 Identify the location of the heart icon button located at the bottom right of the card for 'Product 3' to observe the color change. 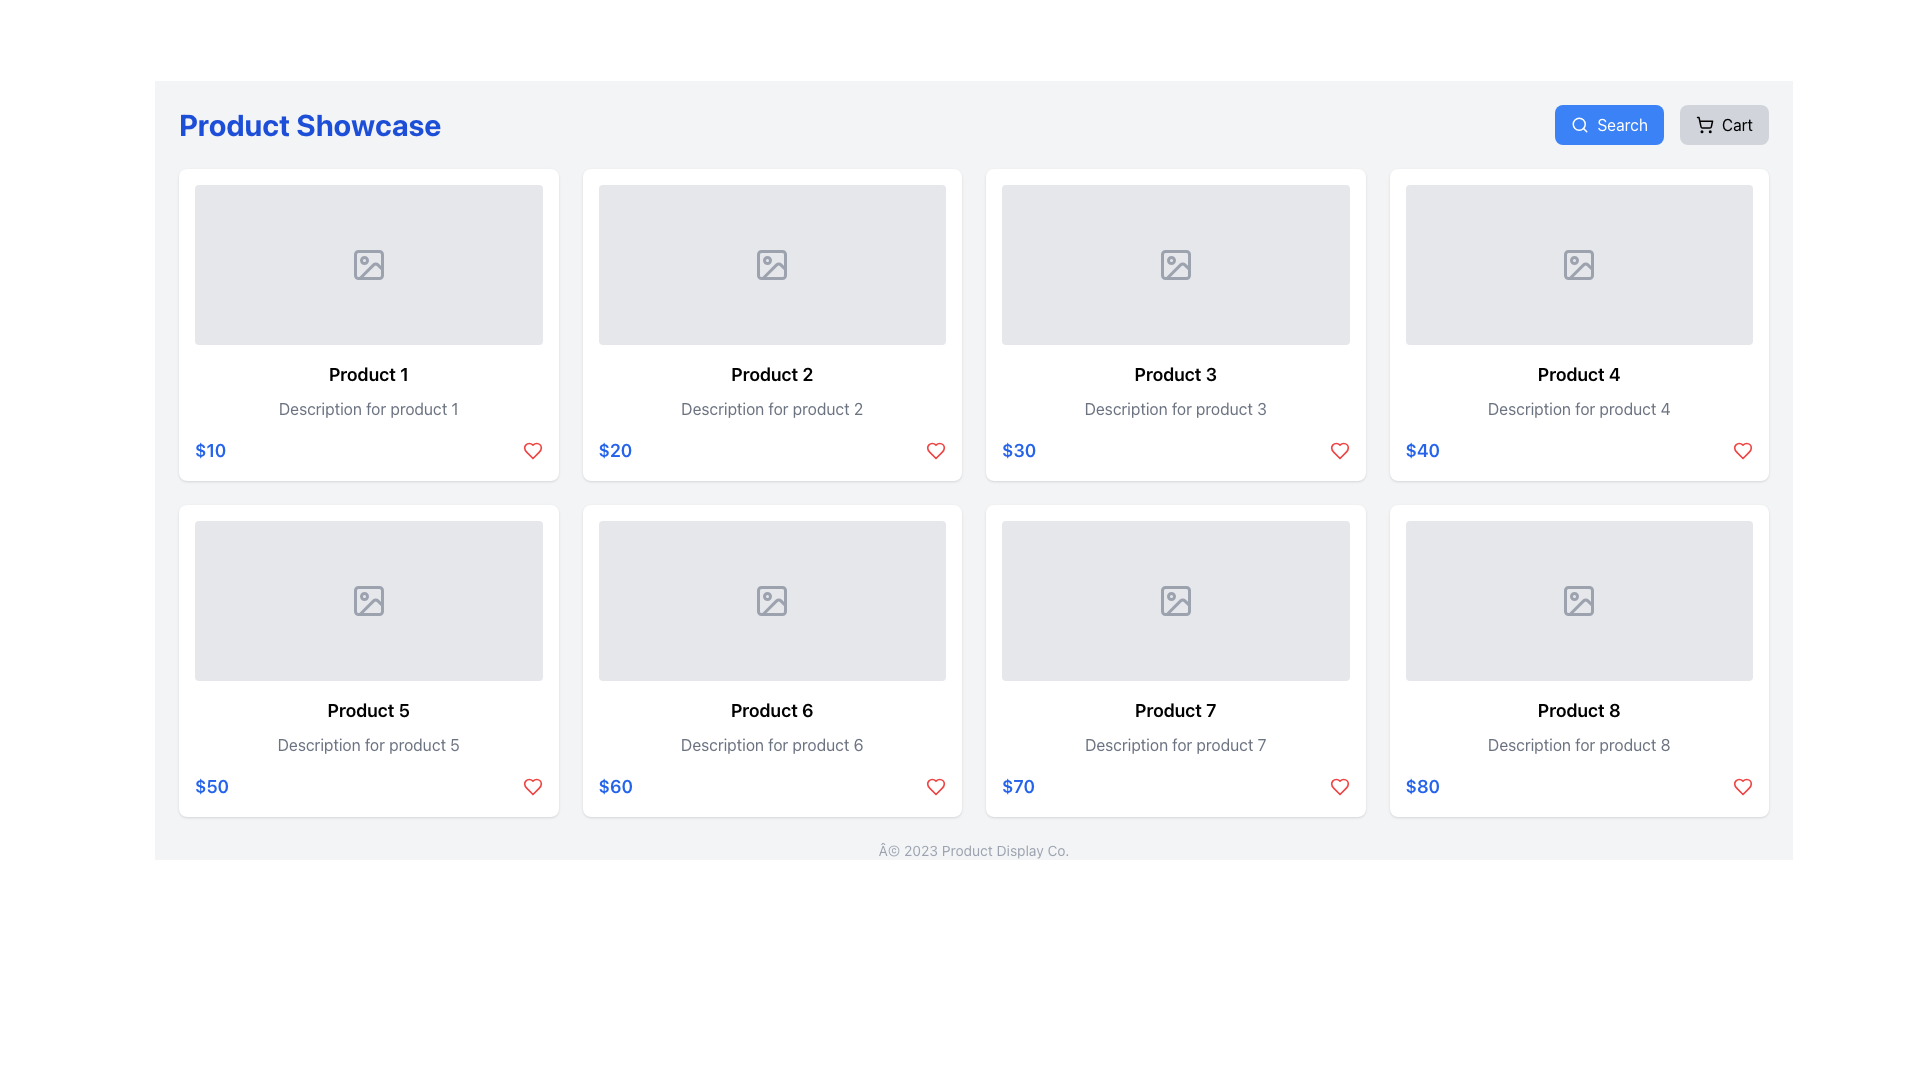
(1339, 451).